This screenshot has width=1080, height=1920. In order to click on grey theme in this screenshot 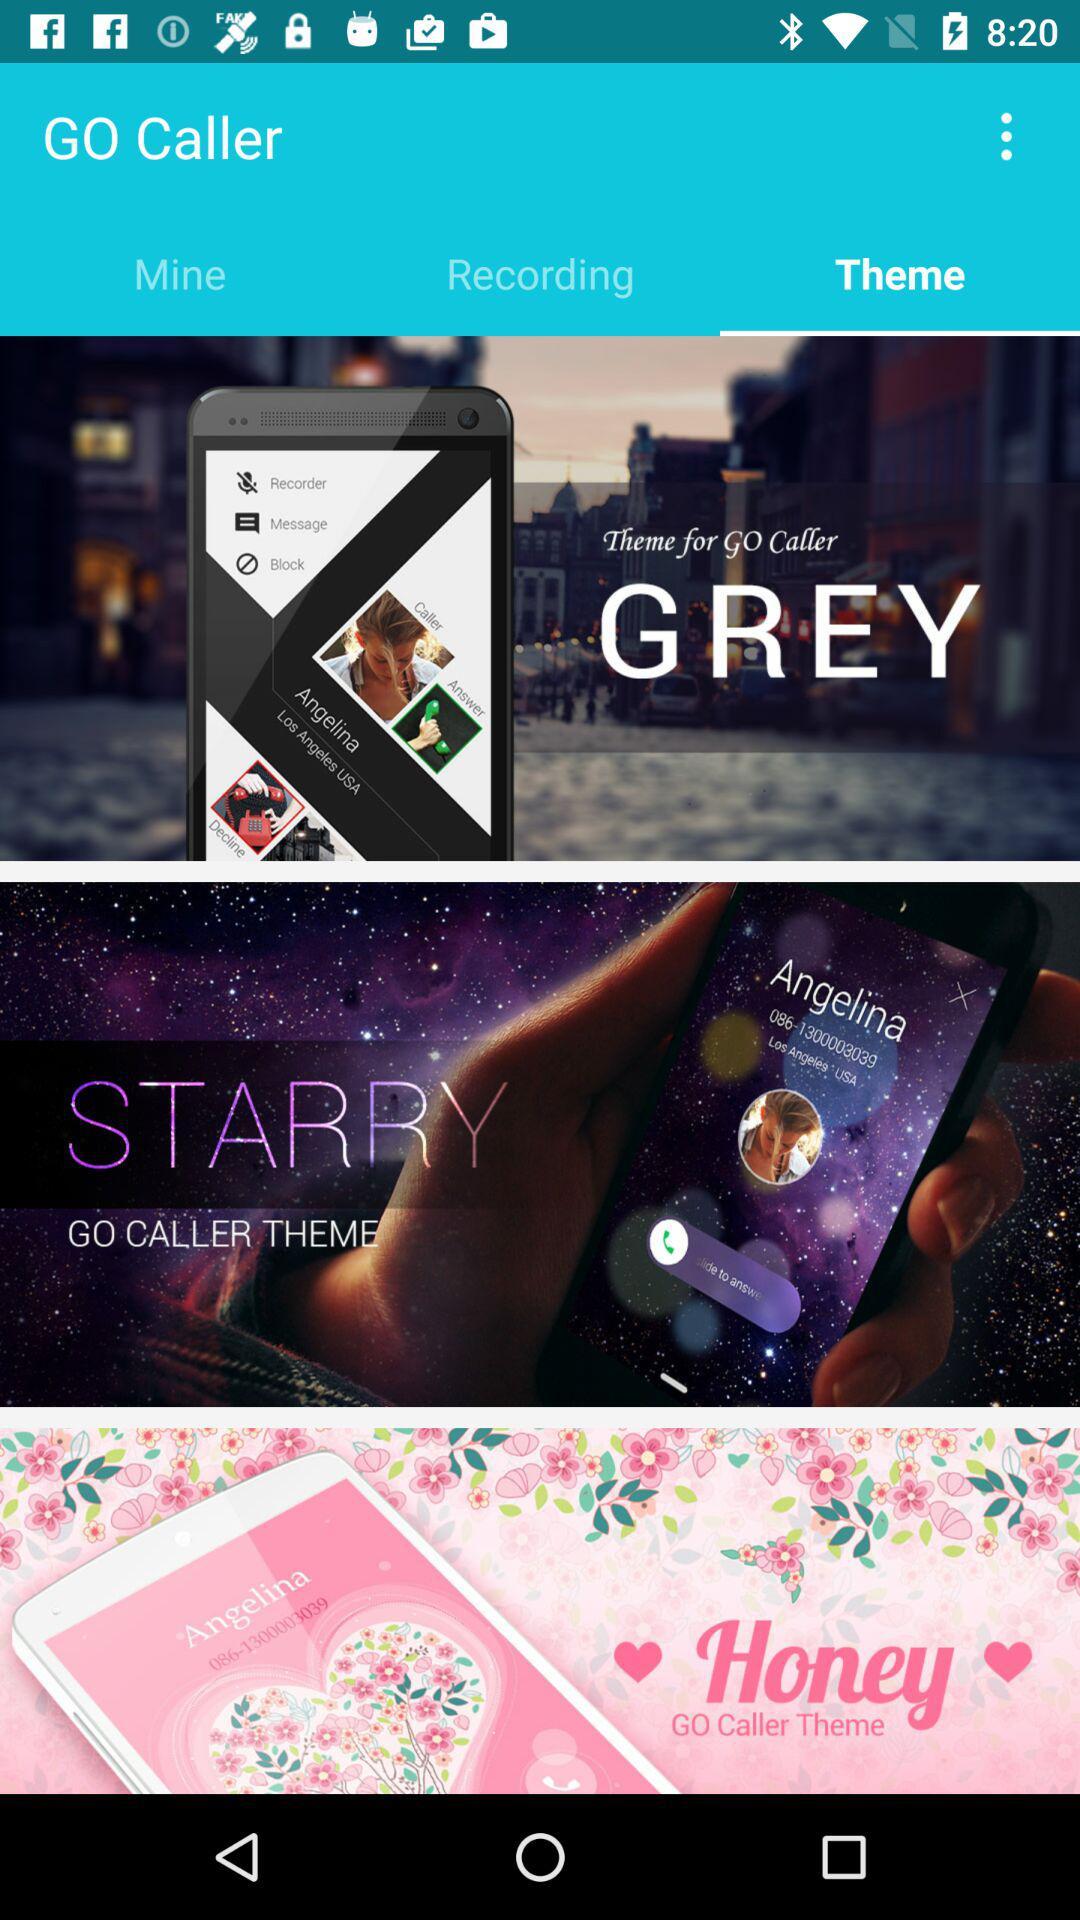, I will do `click(540, 597)`.